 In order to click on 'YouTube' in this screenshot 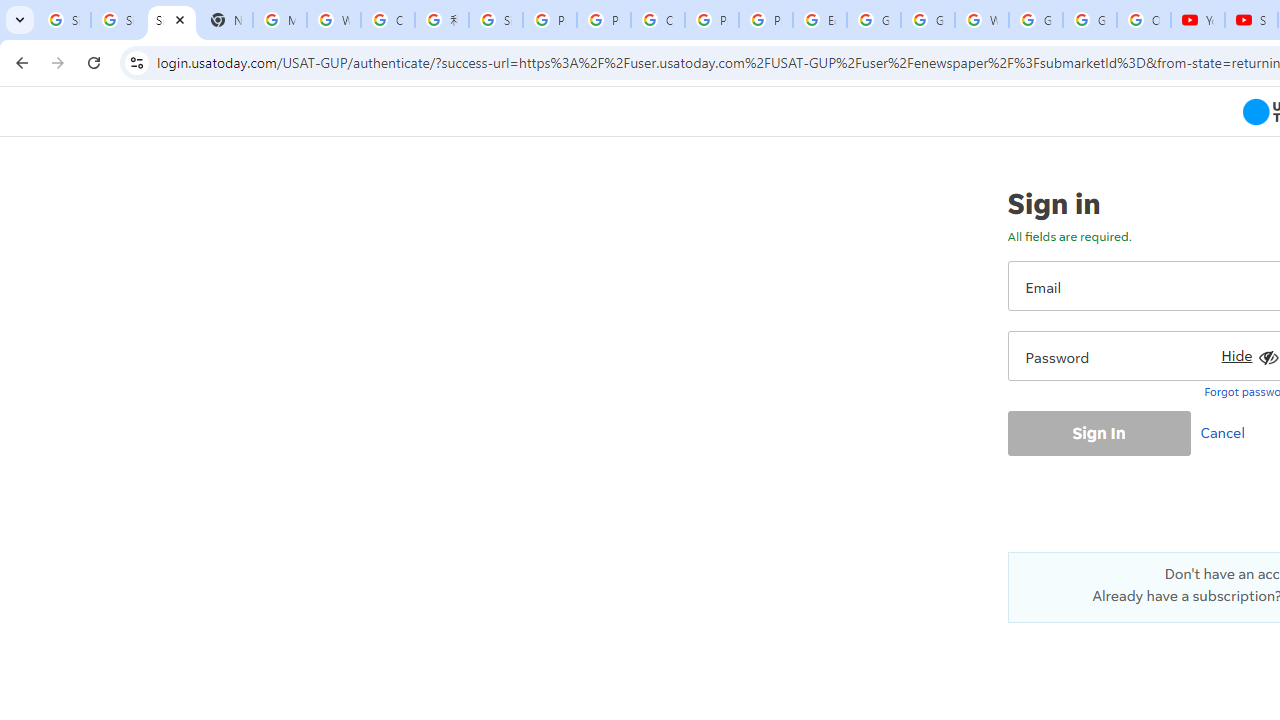, I will do `click(1198, 20)`.